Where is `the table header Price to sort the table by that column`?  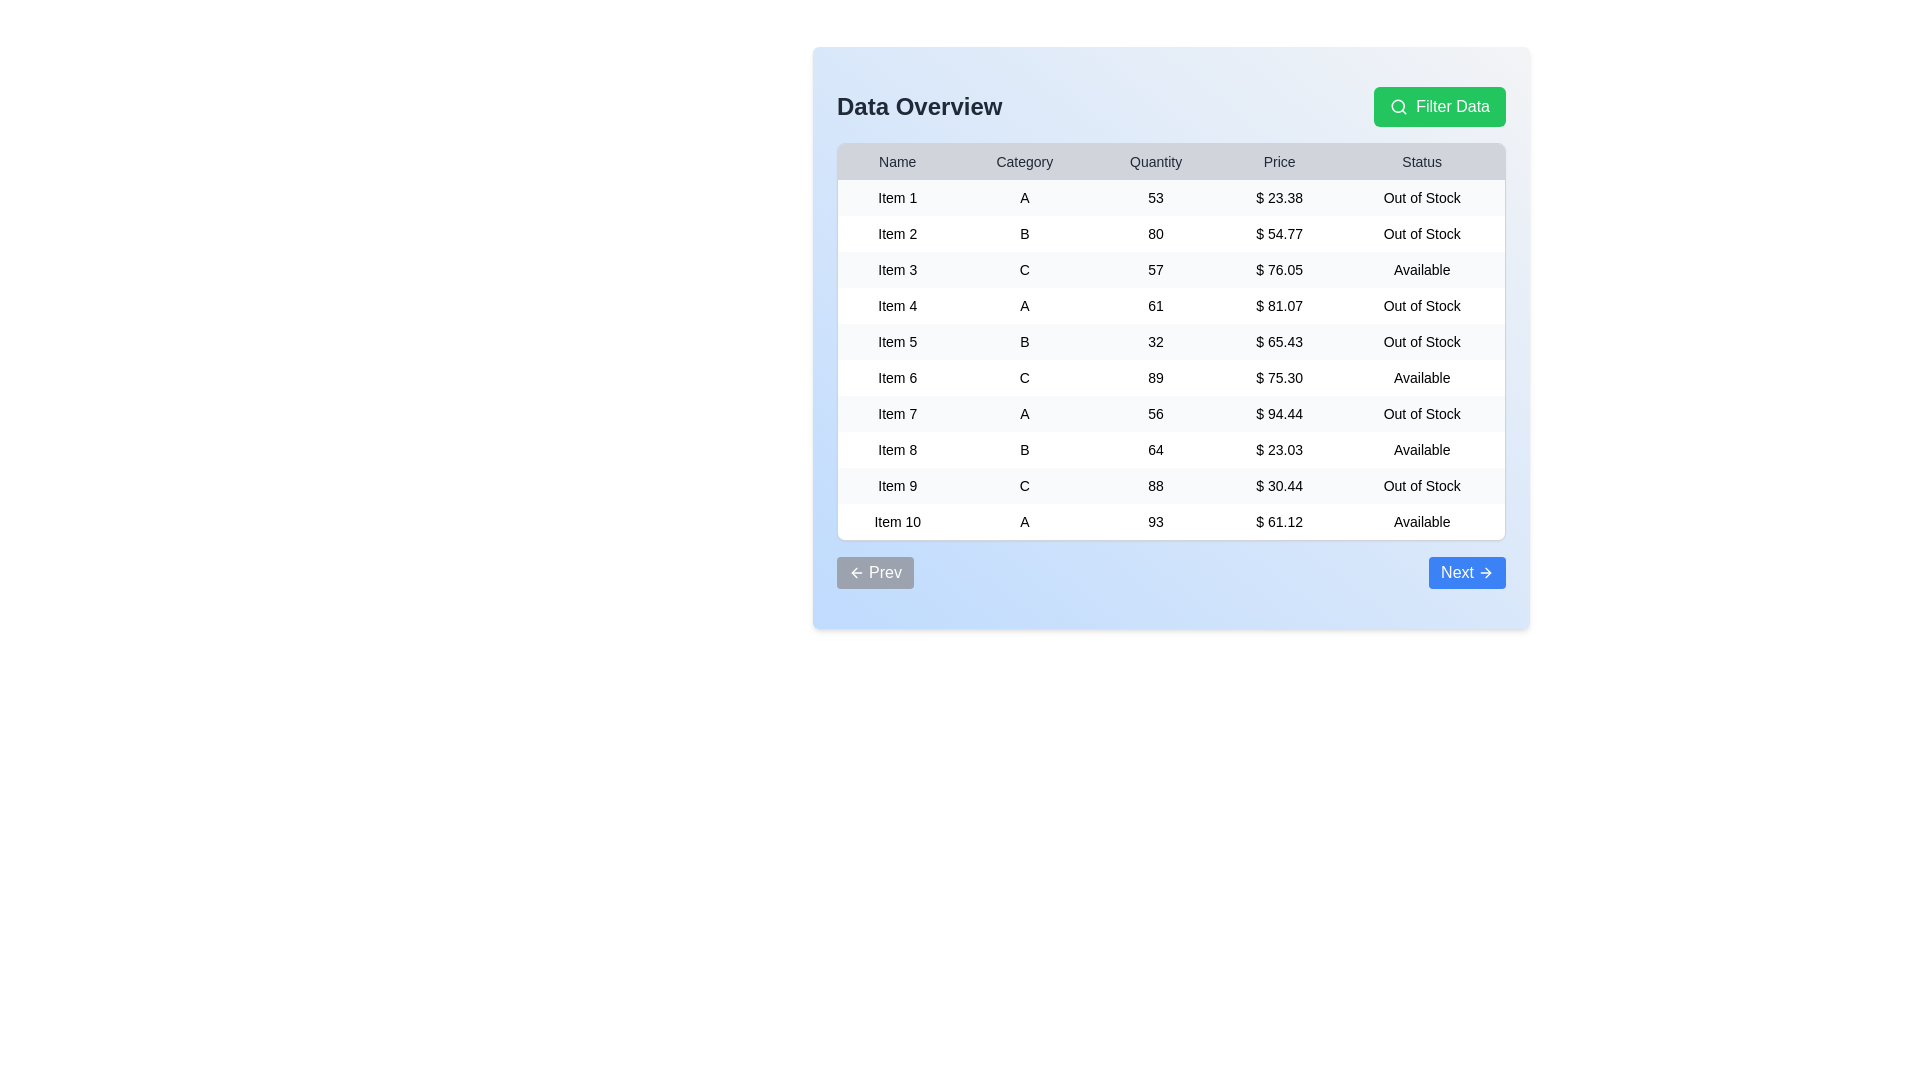 the table header Price to sort the table by that column is located at coordinates (1278, 161).